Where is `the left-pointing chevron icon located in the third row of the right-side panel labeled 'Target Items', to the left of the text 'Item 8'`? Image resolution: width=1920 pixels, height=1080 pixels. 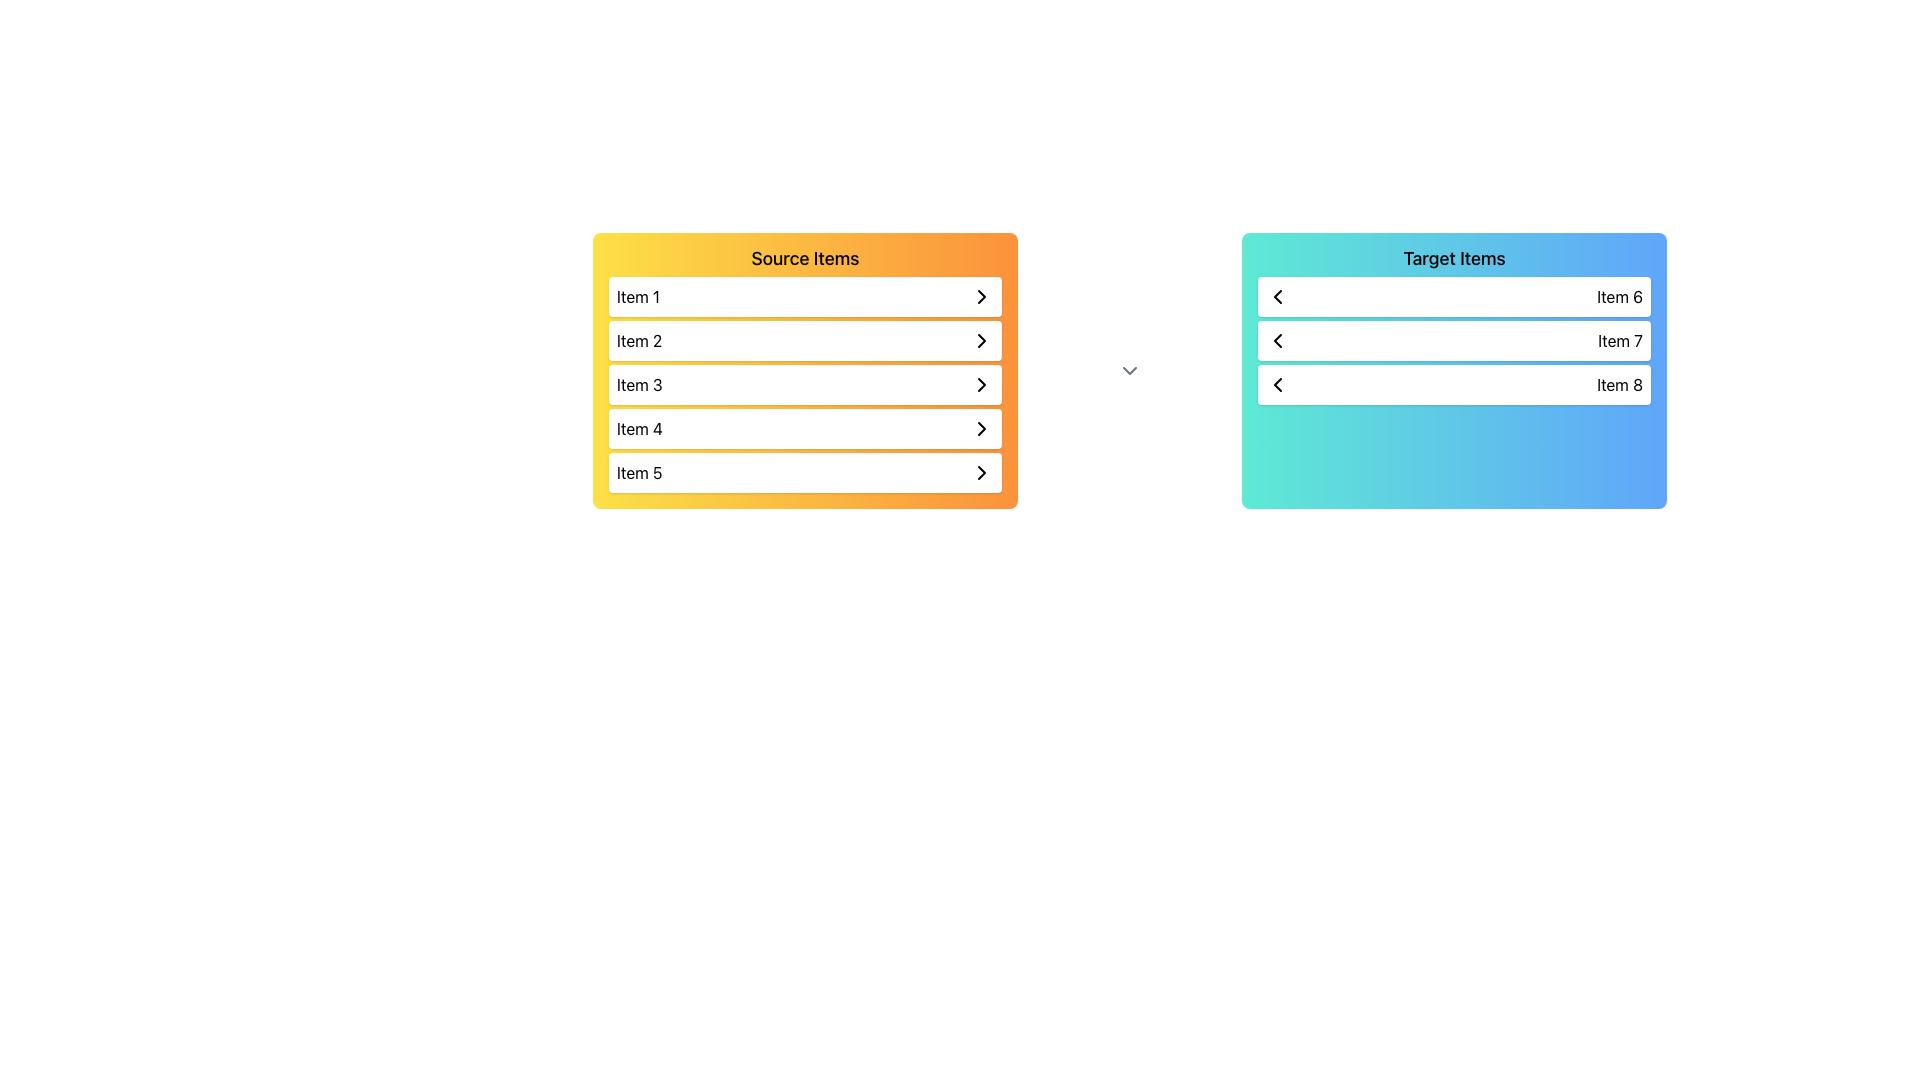 the left-pointing chevron icon located in the third row of the right-side panel labeled 'Target Items', to the left of the text 'Item 8' is located at coordinates (1276, 385).